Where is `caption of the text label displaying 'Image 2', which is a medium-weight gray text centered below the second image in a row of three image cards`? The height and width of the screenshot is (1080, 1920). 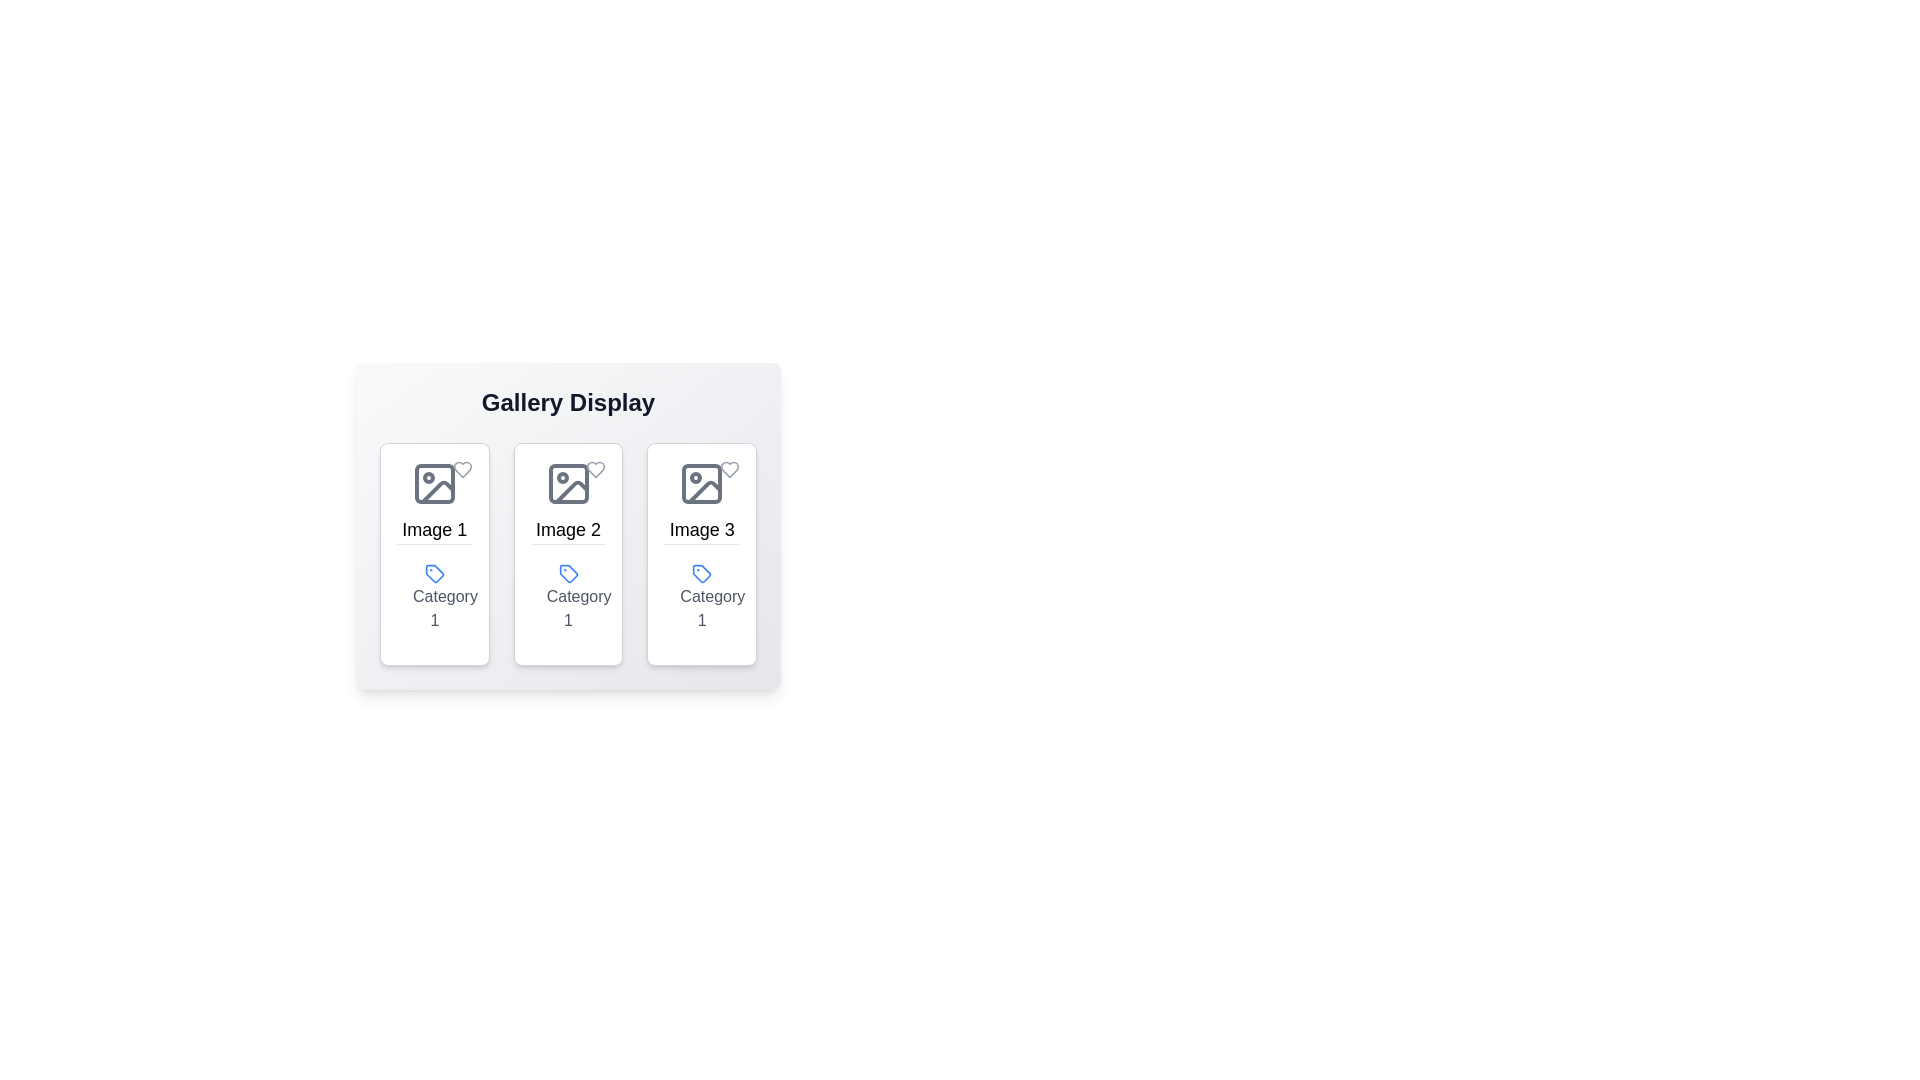
caption of the text label displaying 'Image 2', which is a medium-weight gray text centered below the second image in a row of three image cards is located at coordinates (567, 528).